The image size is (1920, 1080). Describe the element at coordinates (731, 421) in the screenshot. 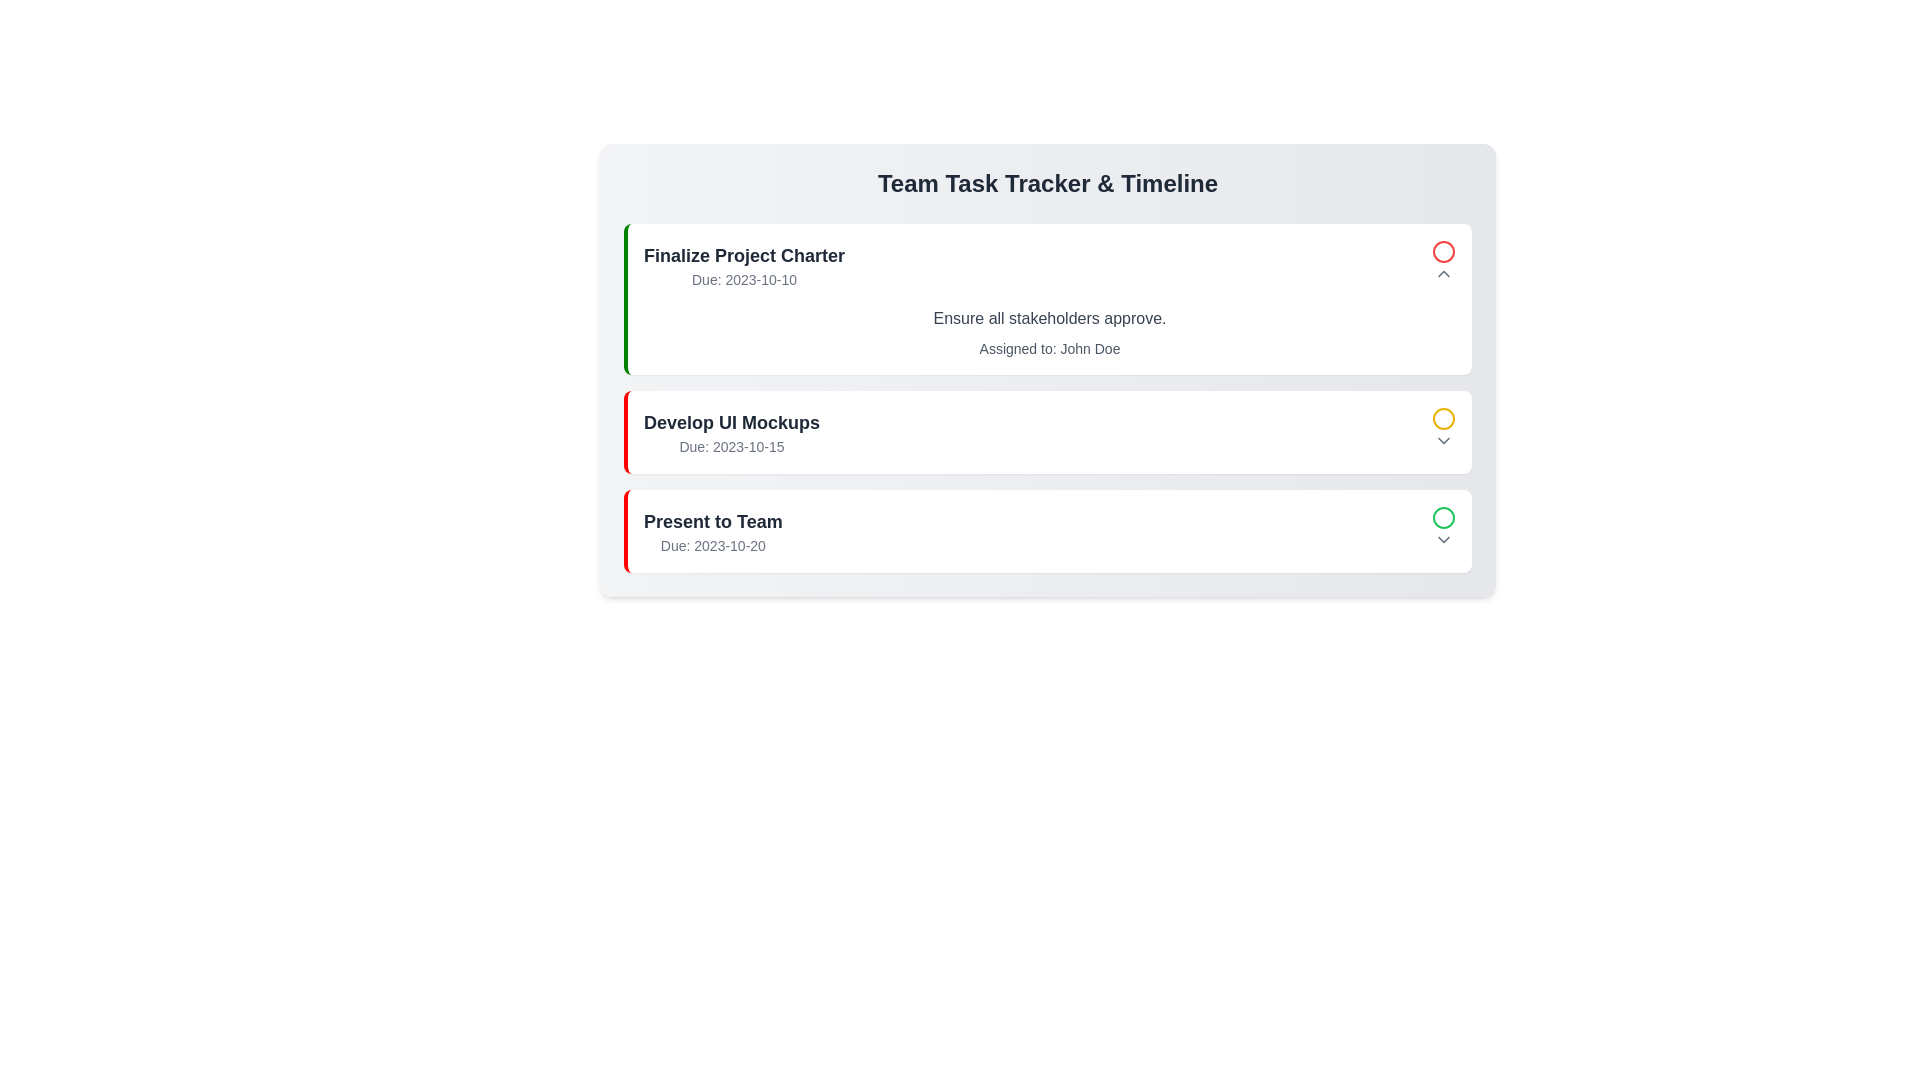

I see `the Text label that identifies the specific task entry in the task tracker, which is centrally placed within the second task card and positioned above the 'Due: 2023-10-15' text` at that location.